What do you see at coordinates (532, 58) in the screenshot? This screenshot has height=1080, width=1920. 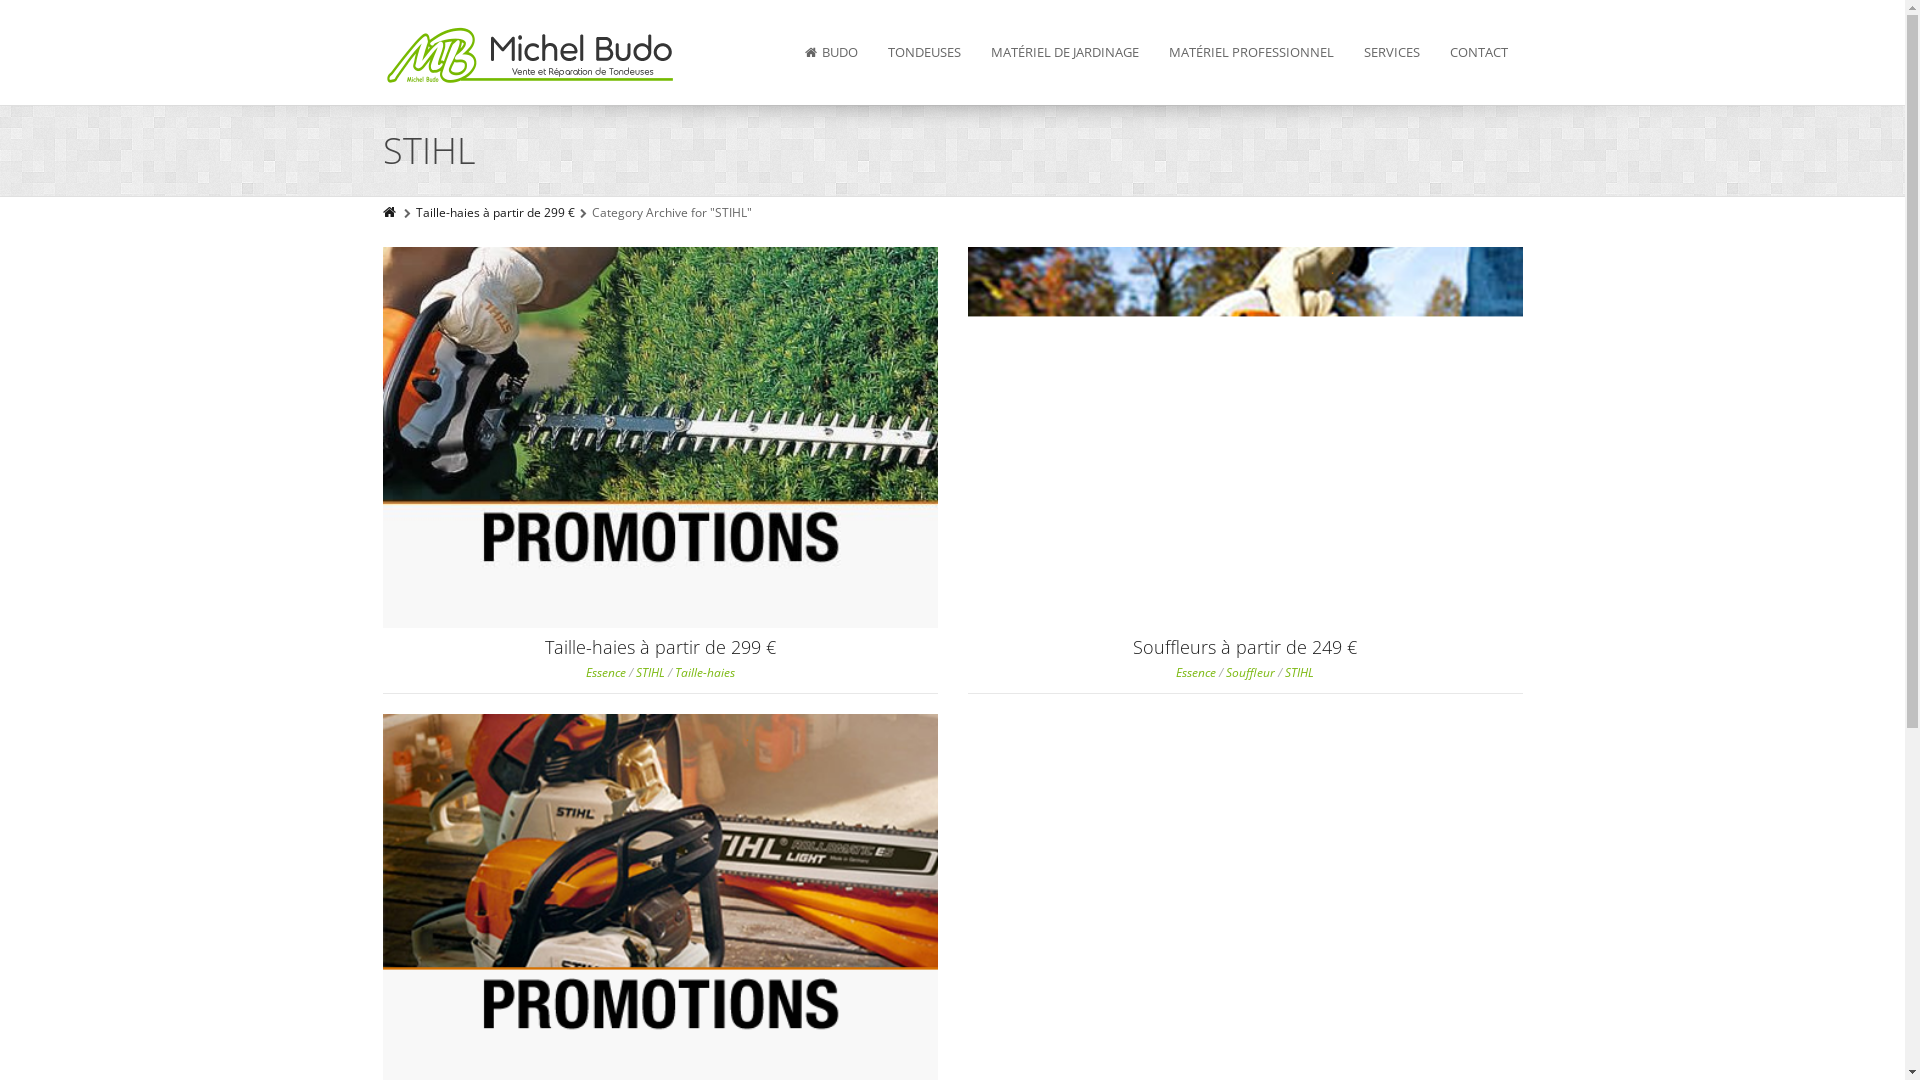 I see `'Budo SCRL'` at bounding box center [532, 58].